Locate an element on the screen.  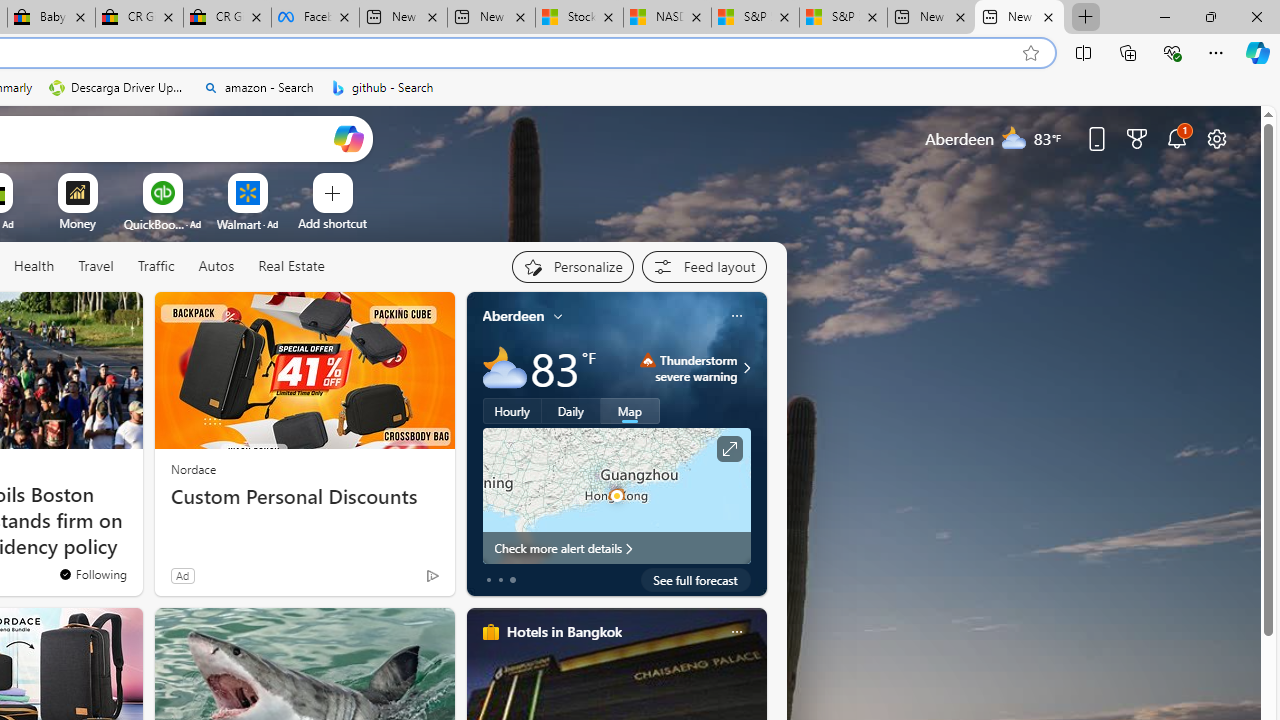
'Facebook' is located at coordinates (314, 17).